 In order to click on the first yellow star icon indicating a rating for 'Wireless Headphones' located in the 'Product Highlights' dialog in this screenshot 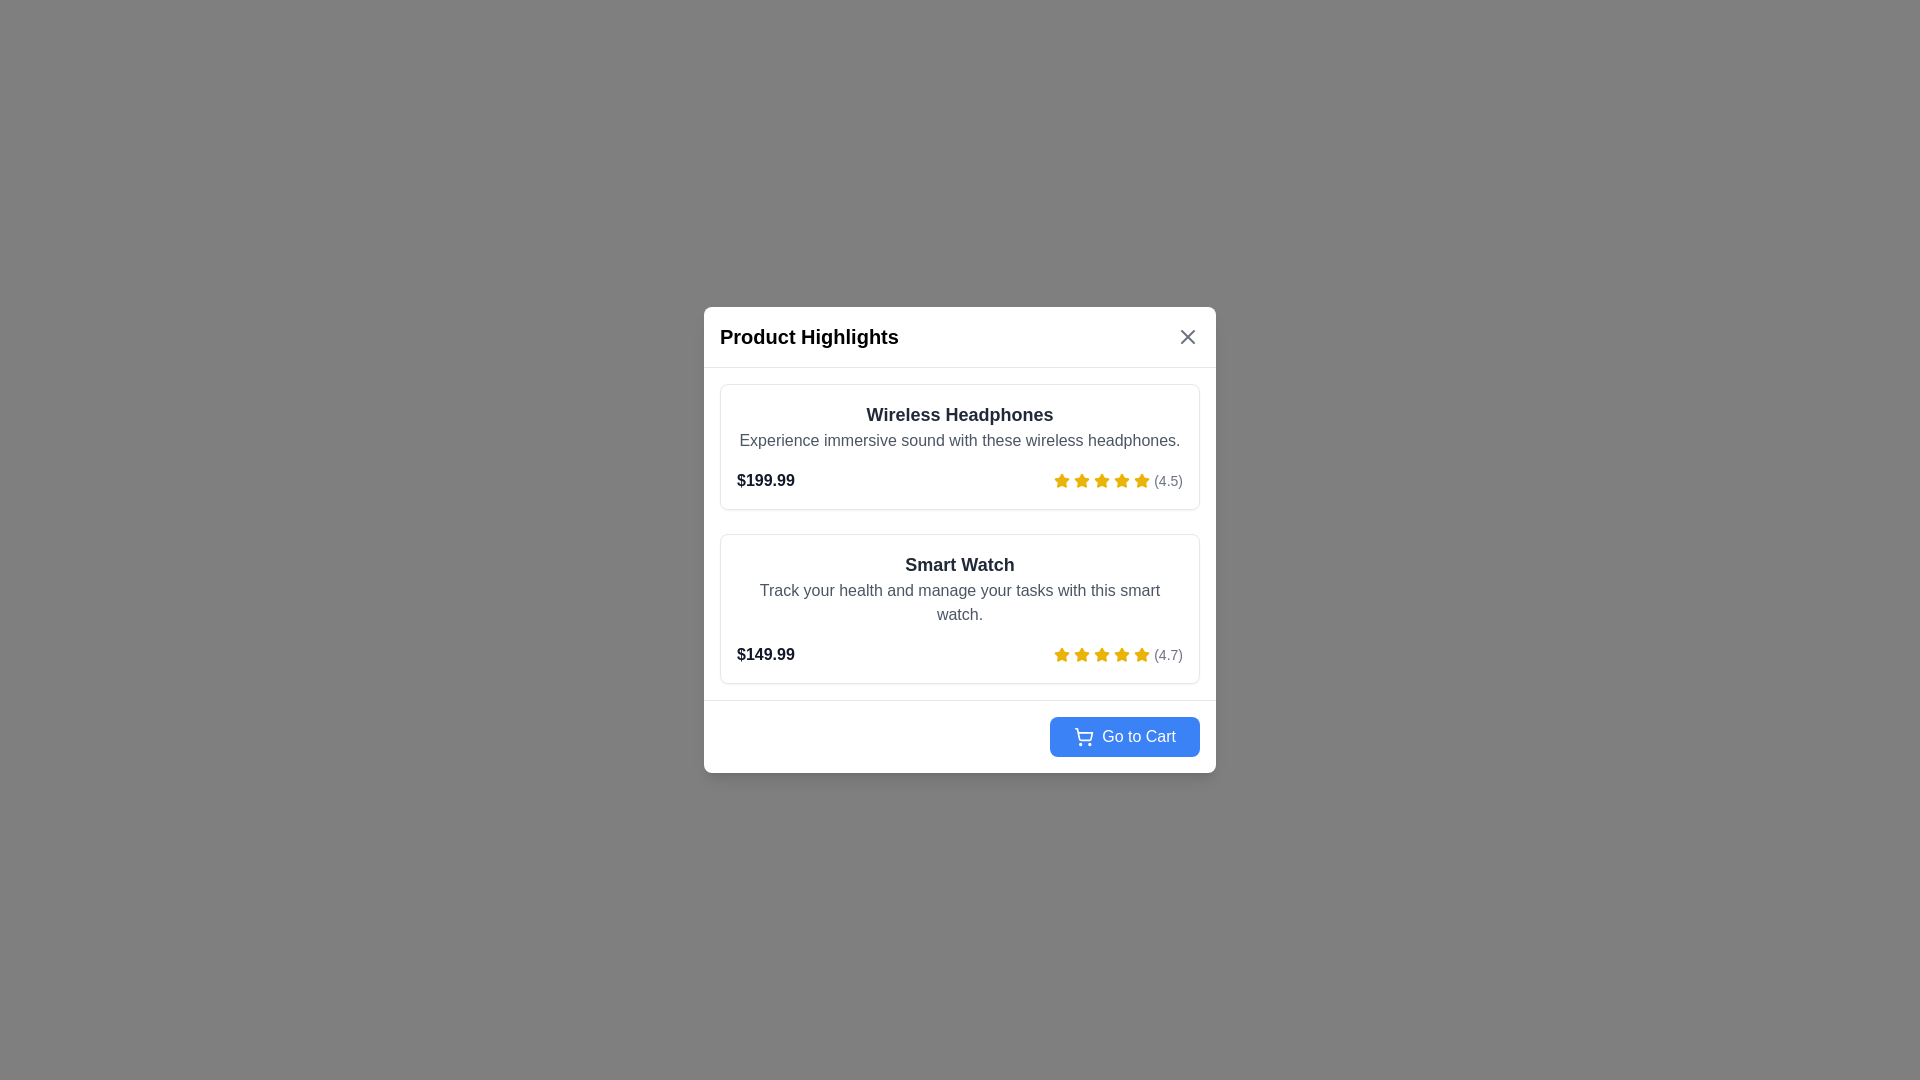, I will do `click(1061, 481)`.